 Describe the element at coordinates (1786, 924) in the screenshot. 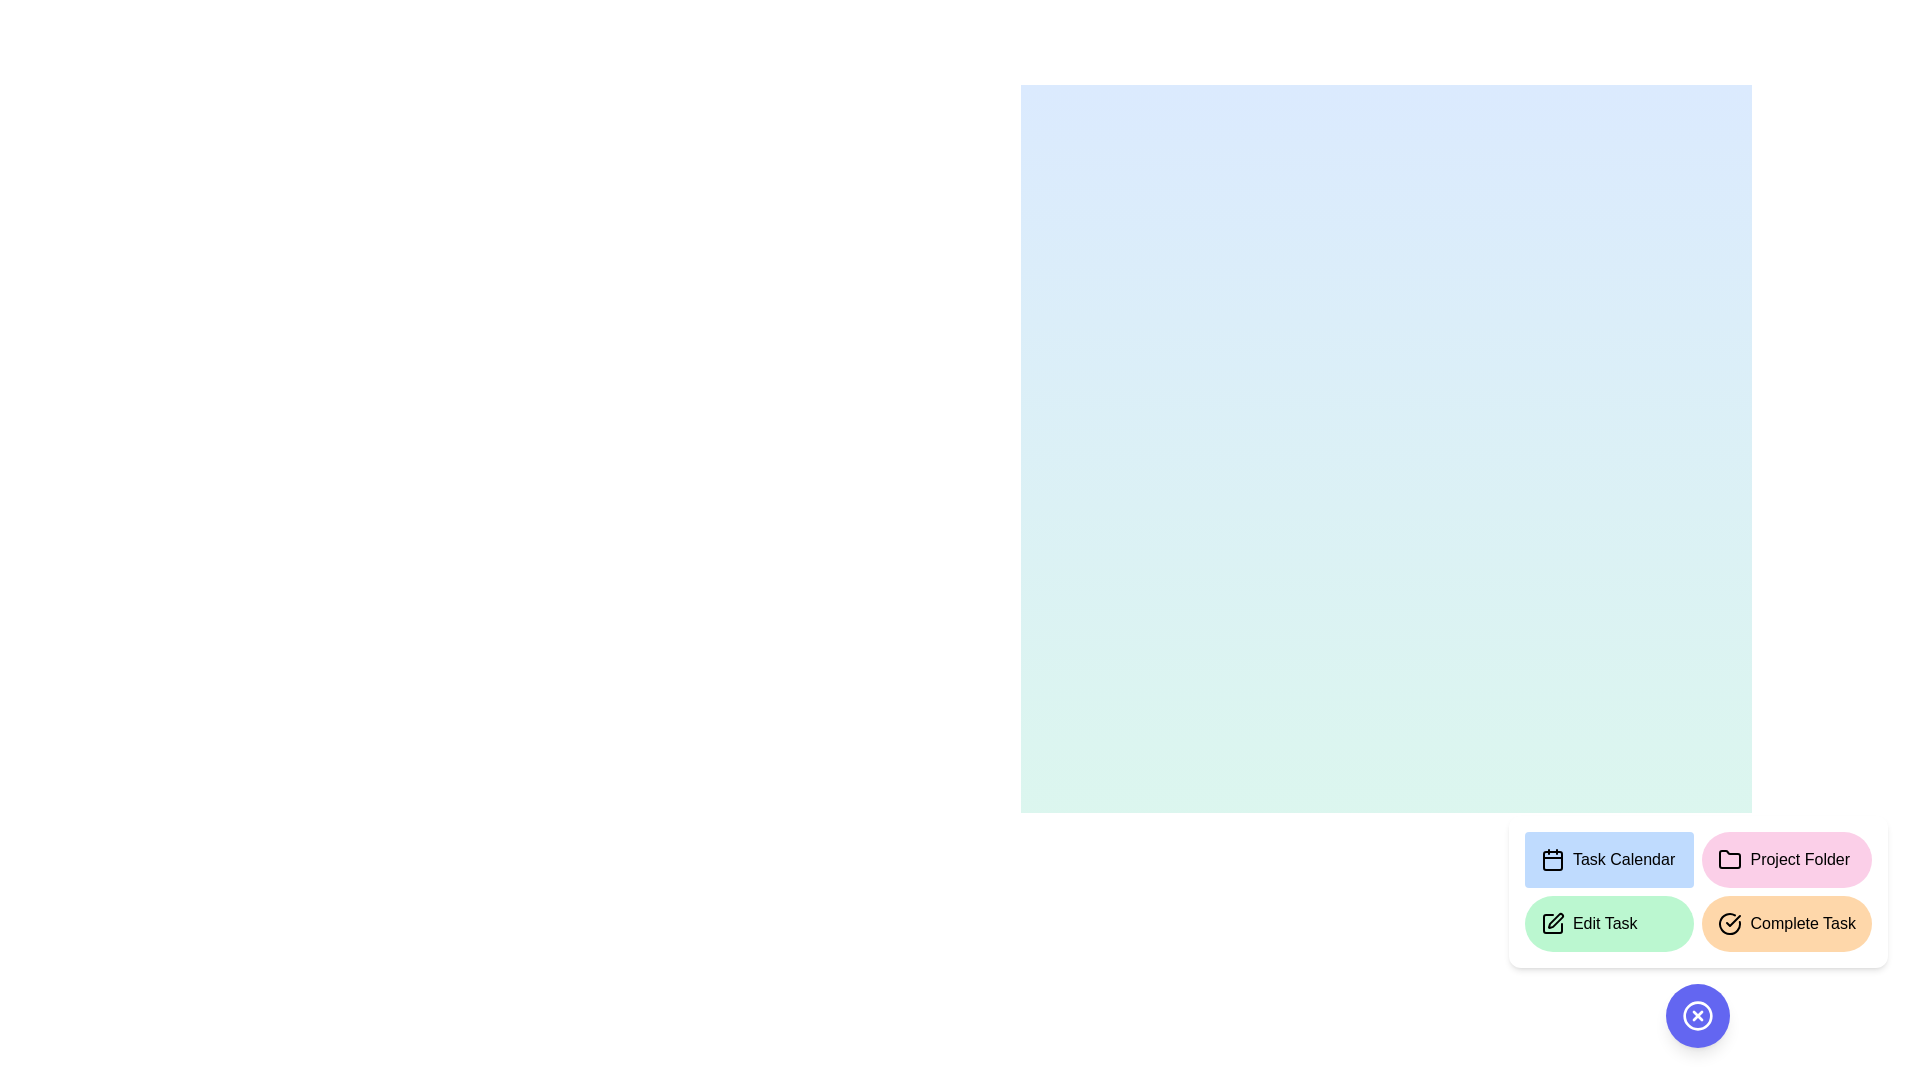

I see `the button located in the bottom-right region of the interface to mark the task as complete` at that location.